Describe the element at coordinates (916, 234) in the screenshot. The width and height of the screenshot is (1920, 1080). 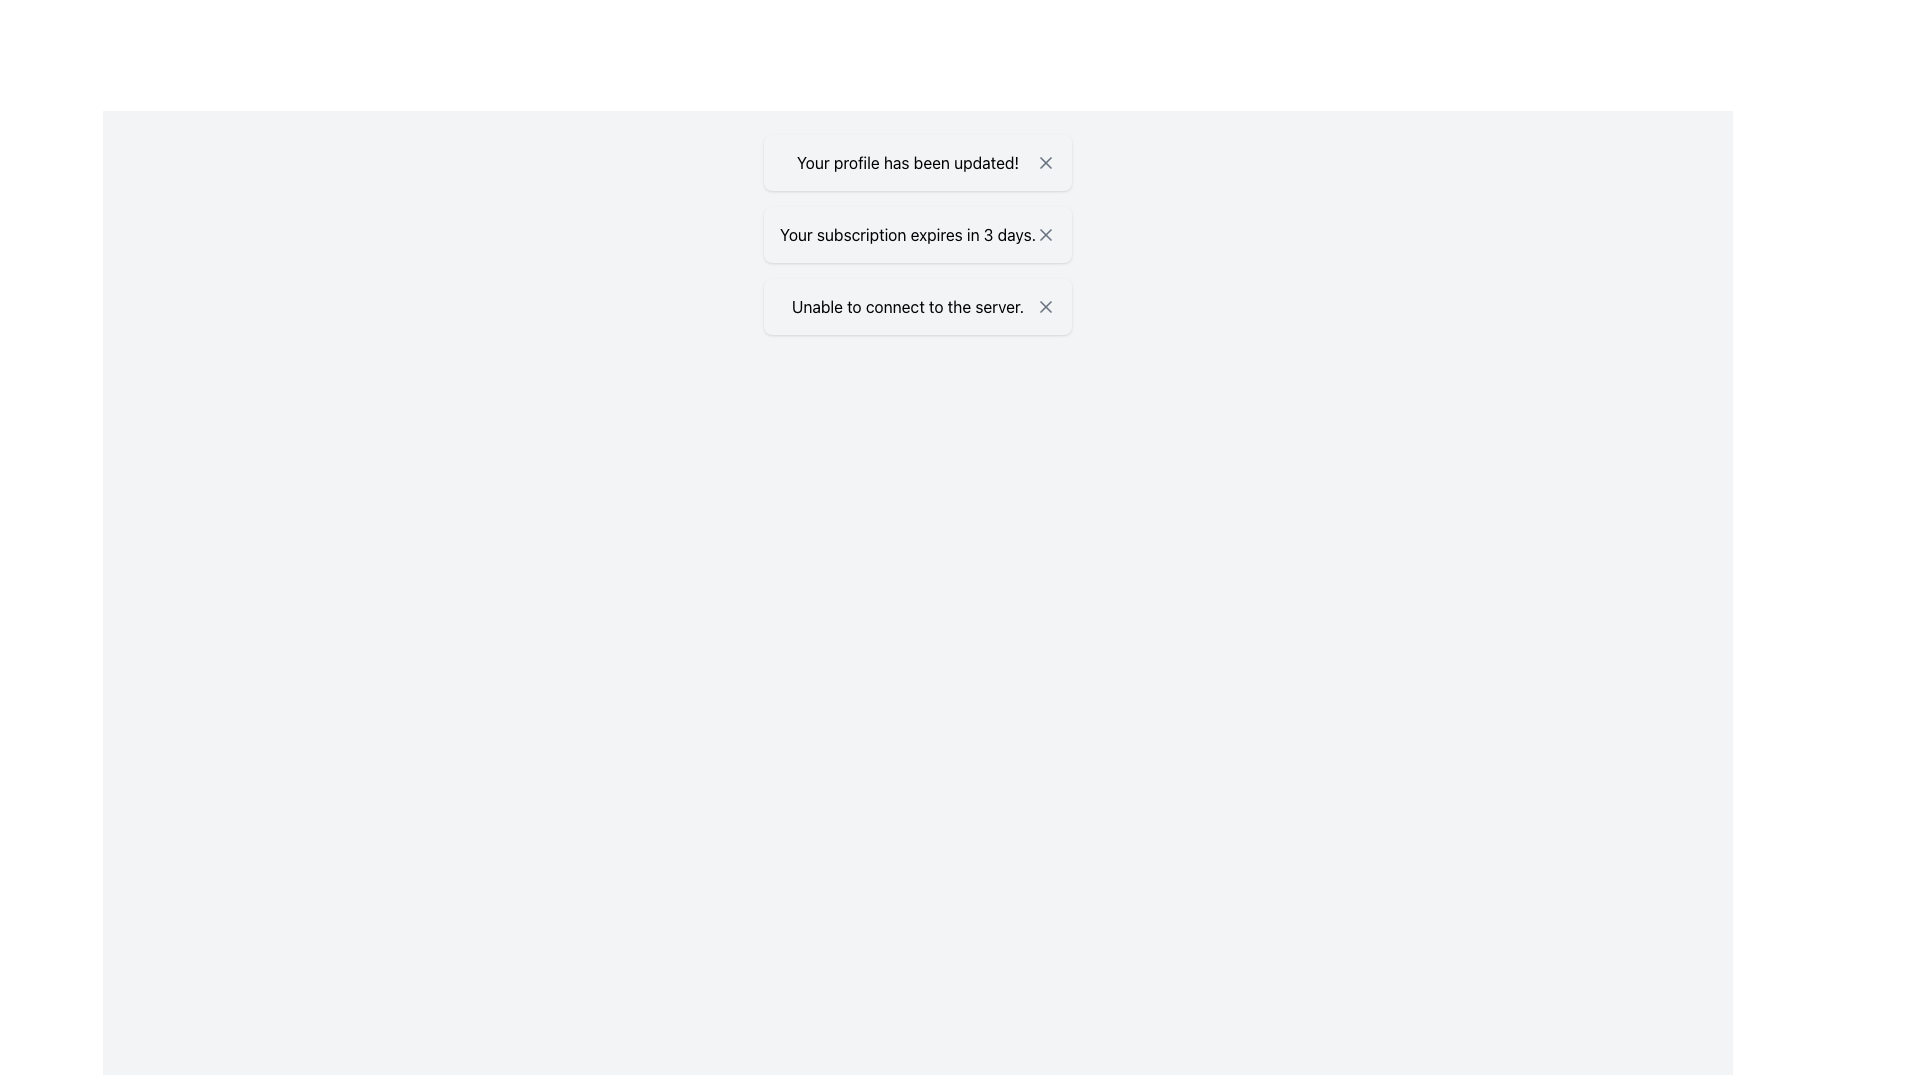
I see `the middle notification box that displays the message 'Your subscription expires in 3 days.'` at that location.